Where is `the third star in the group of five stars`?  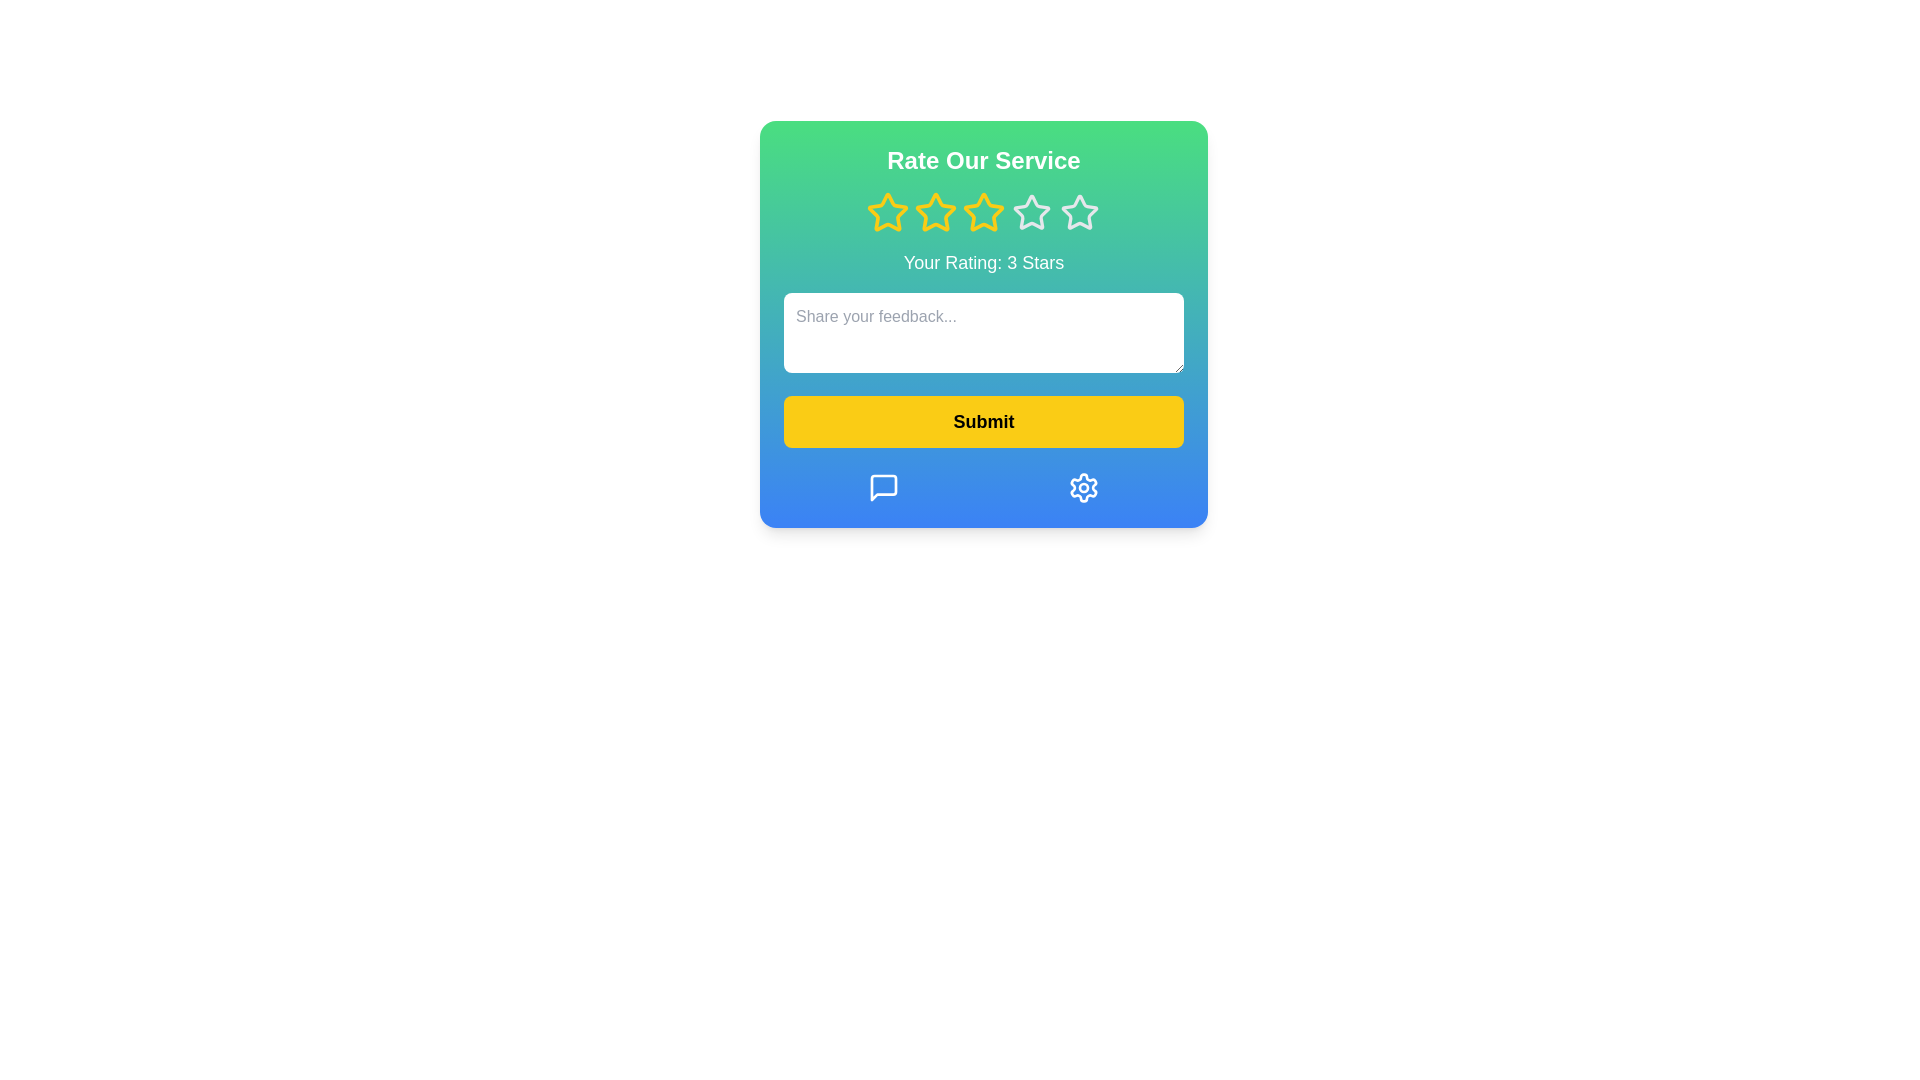
the third star in the group of five stars is located at coordinates (983, 212).